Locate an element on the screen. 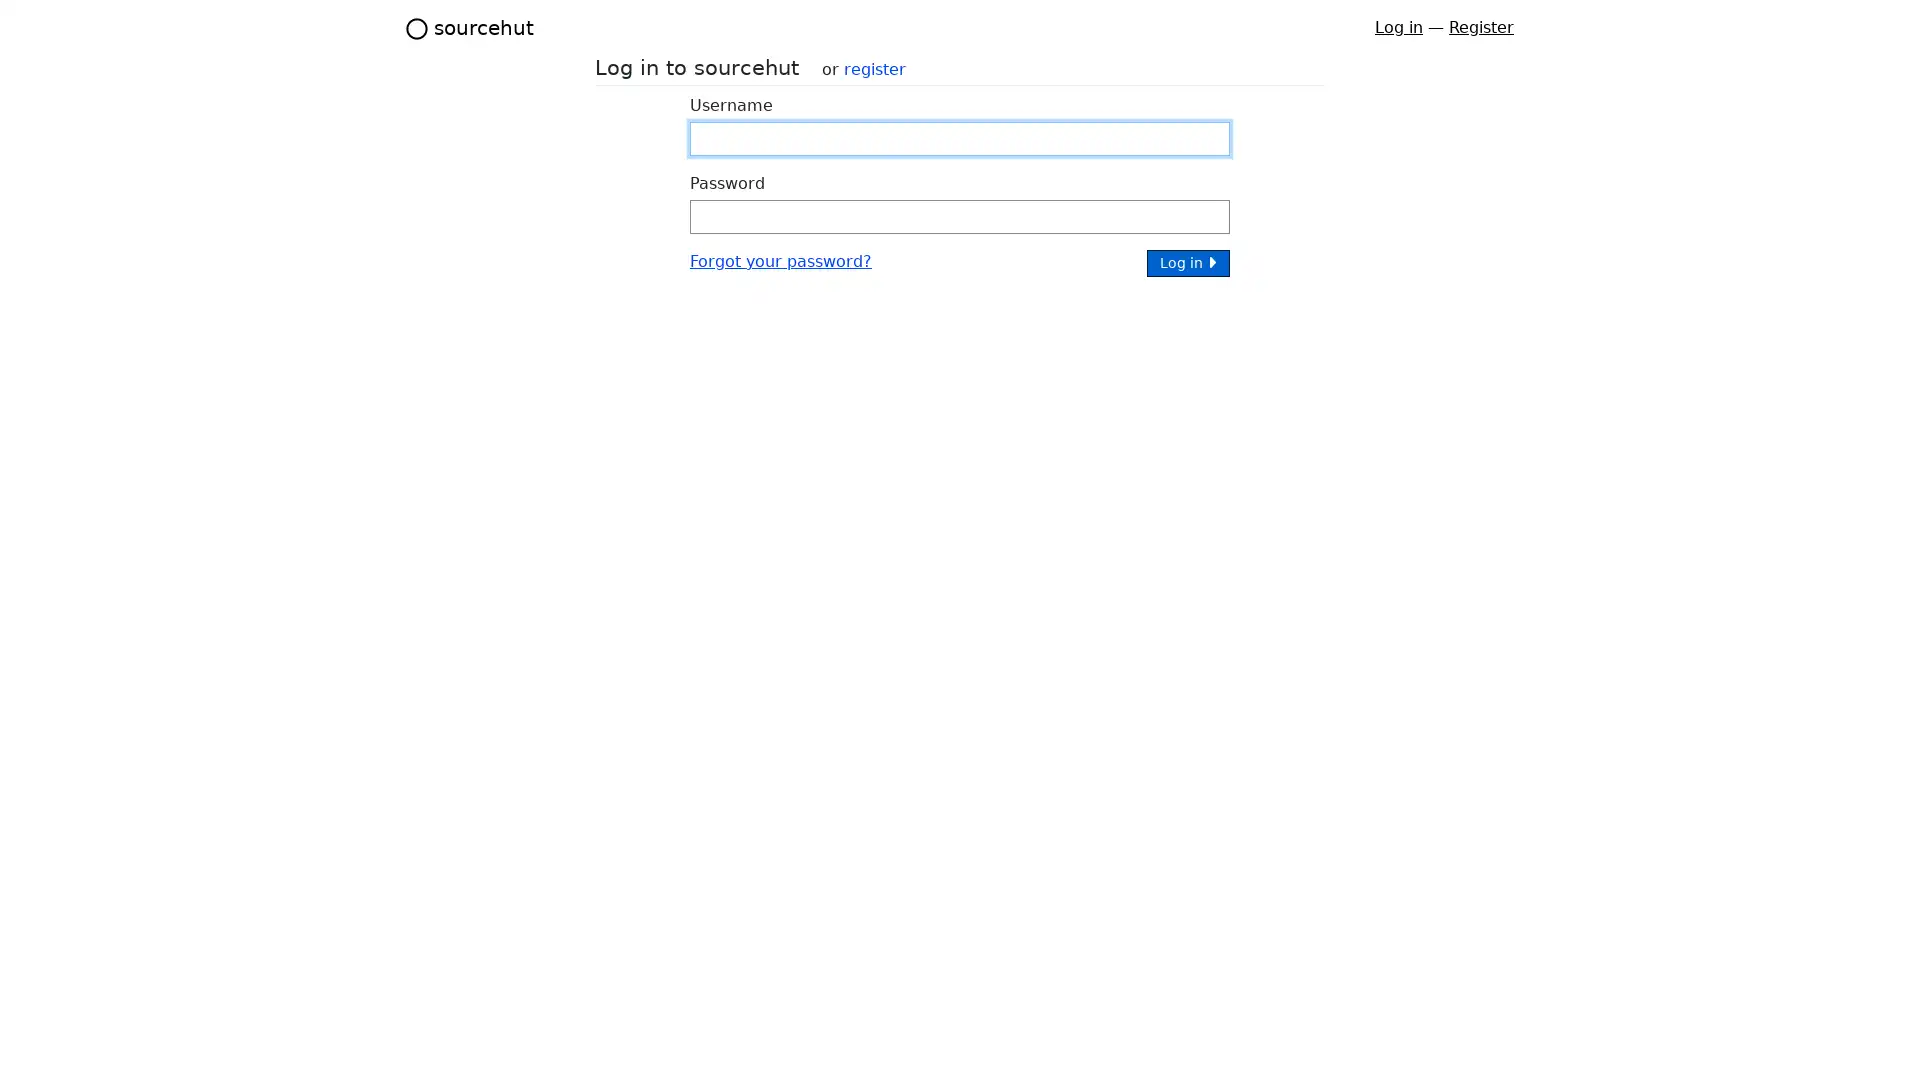 This screenshot has width=1920, height=1080. Log in is located at coordinates (1188, 261).